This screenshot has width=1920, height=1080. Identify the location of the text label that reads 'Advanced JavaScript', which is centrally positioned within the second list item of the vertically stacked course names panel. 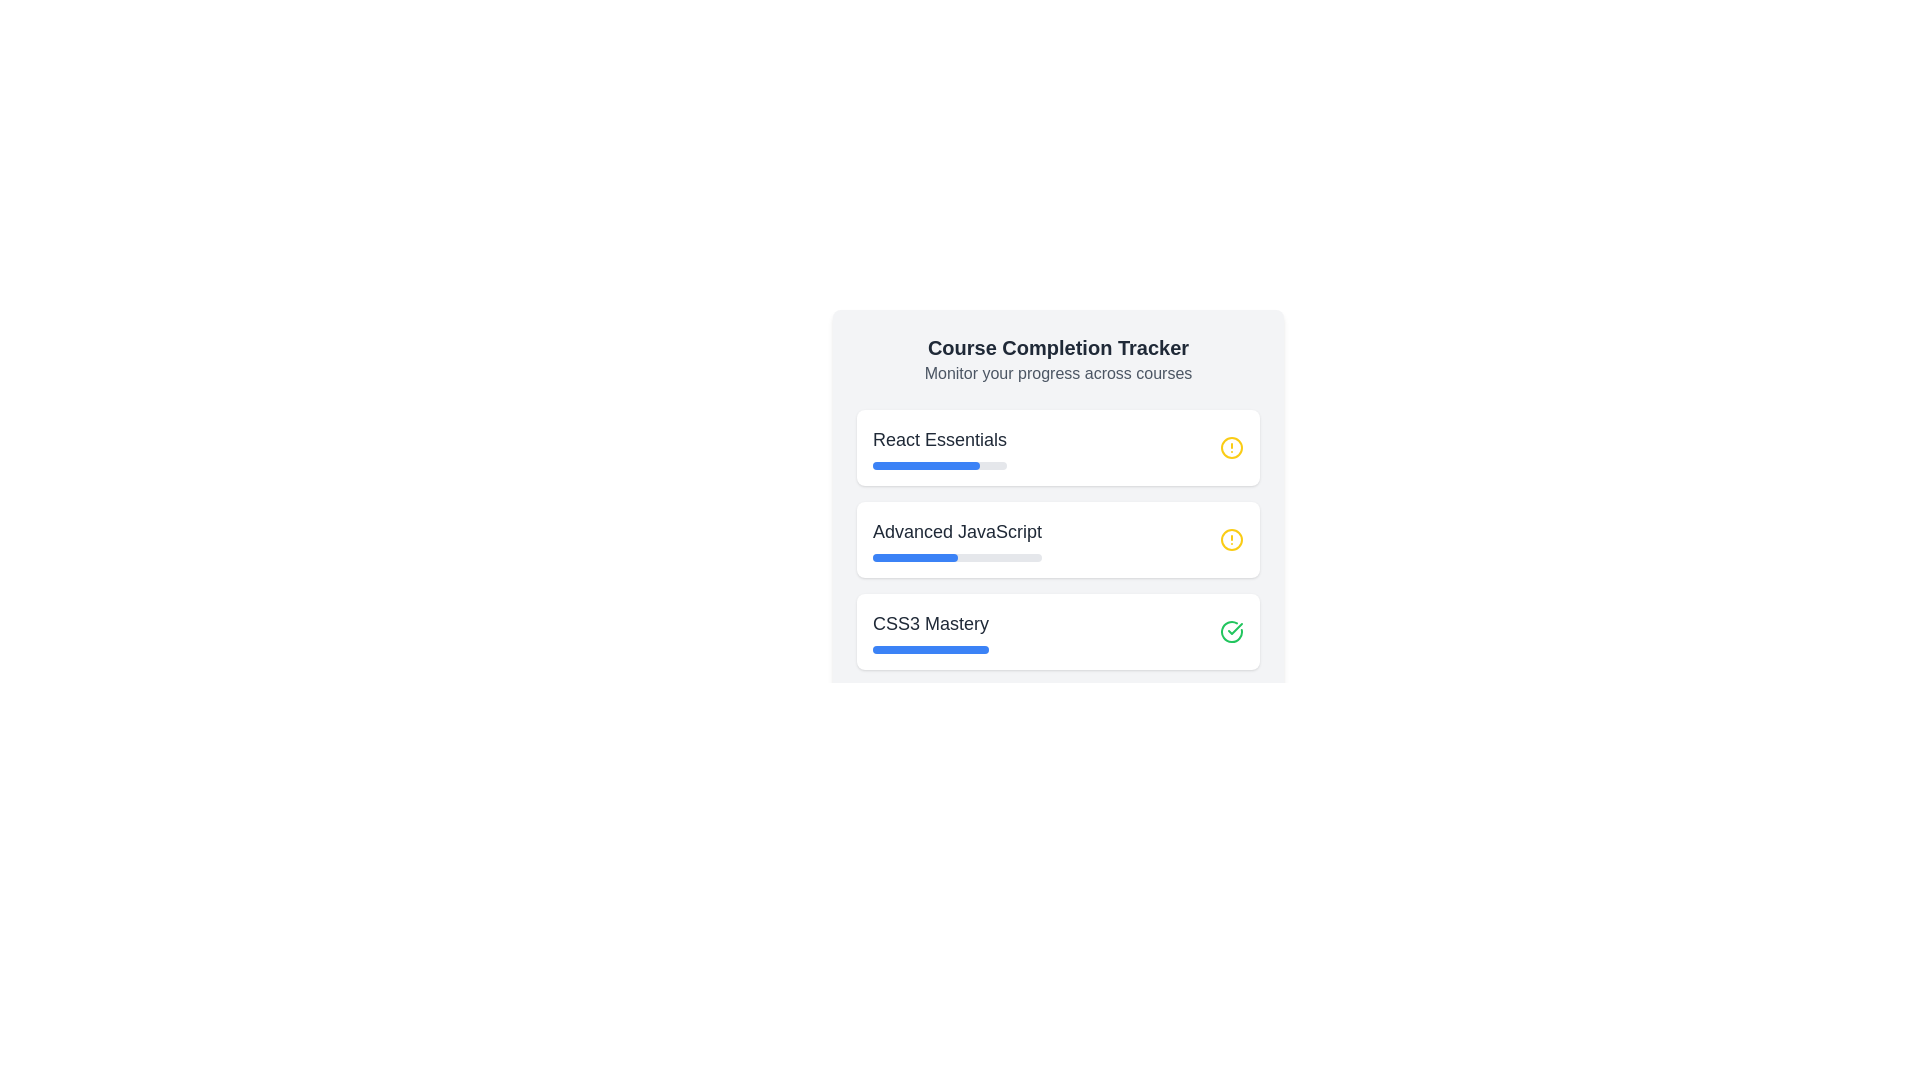
(956, 531).